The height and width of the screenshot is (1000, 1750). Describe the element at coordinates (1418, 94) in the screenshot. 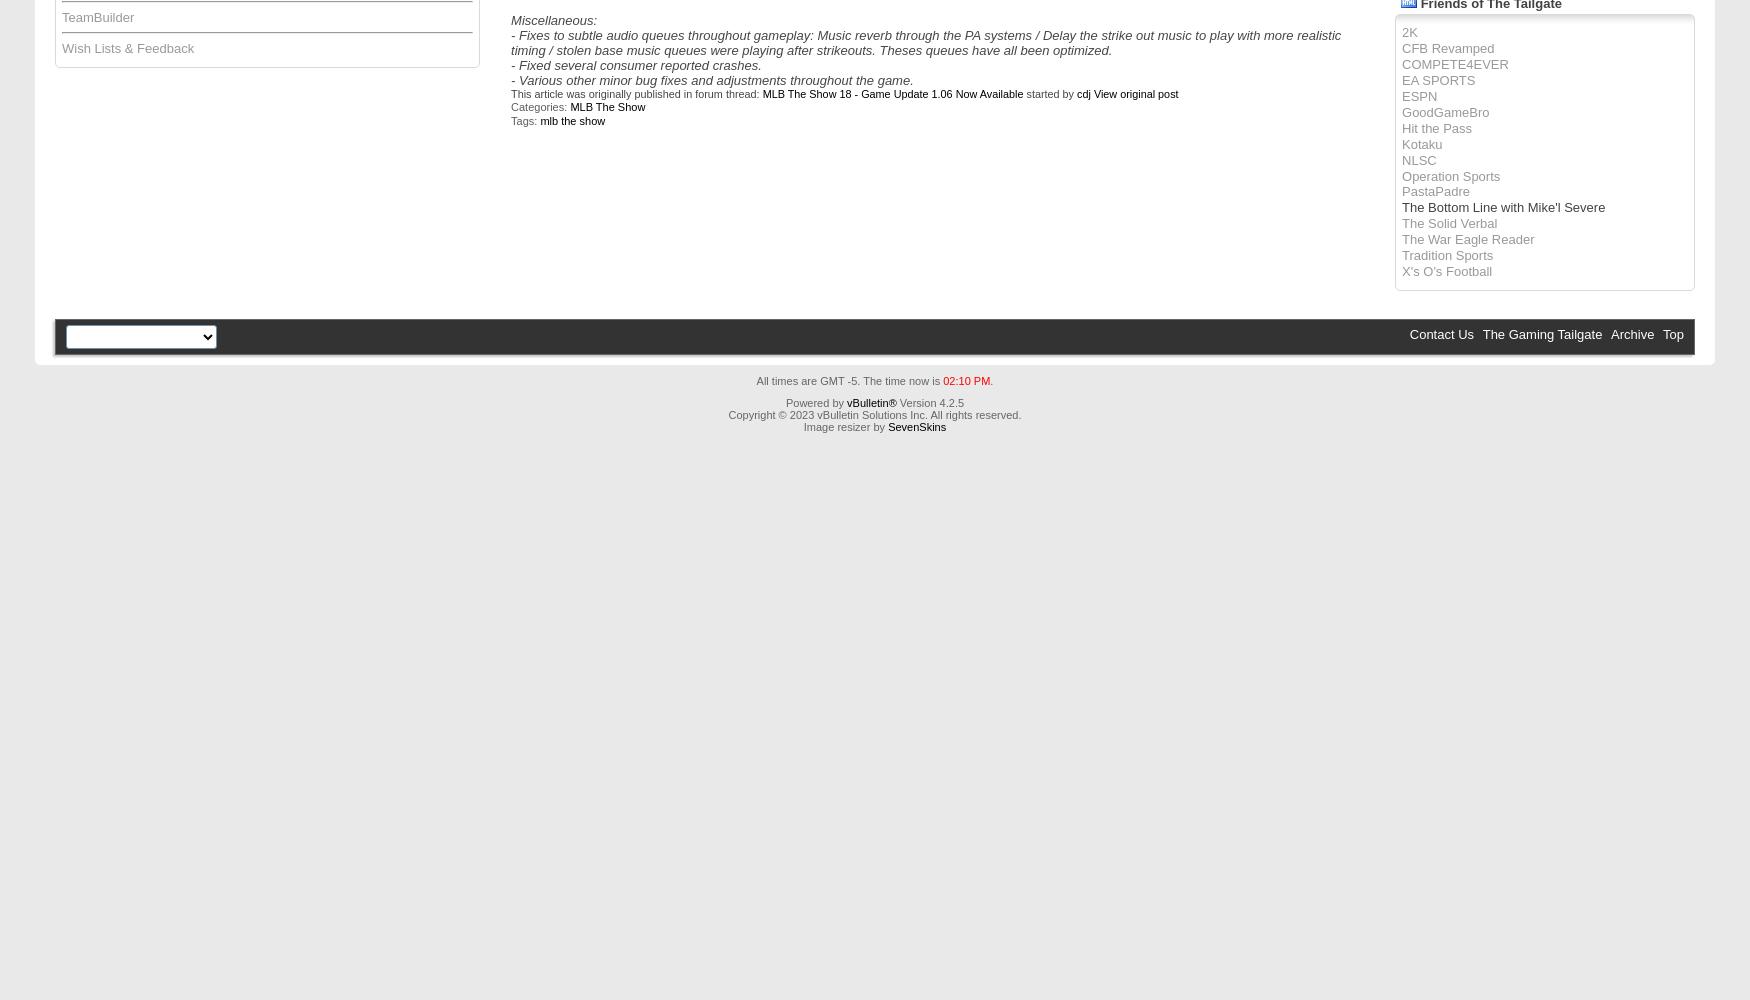

I see `'ESPN'` at that location.